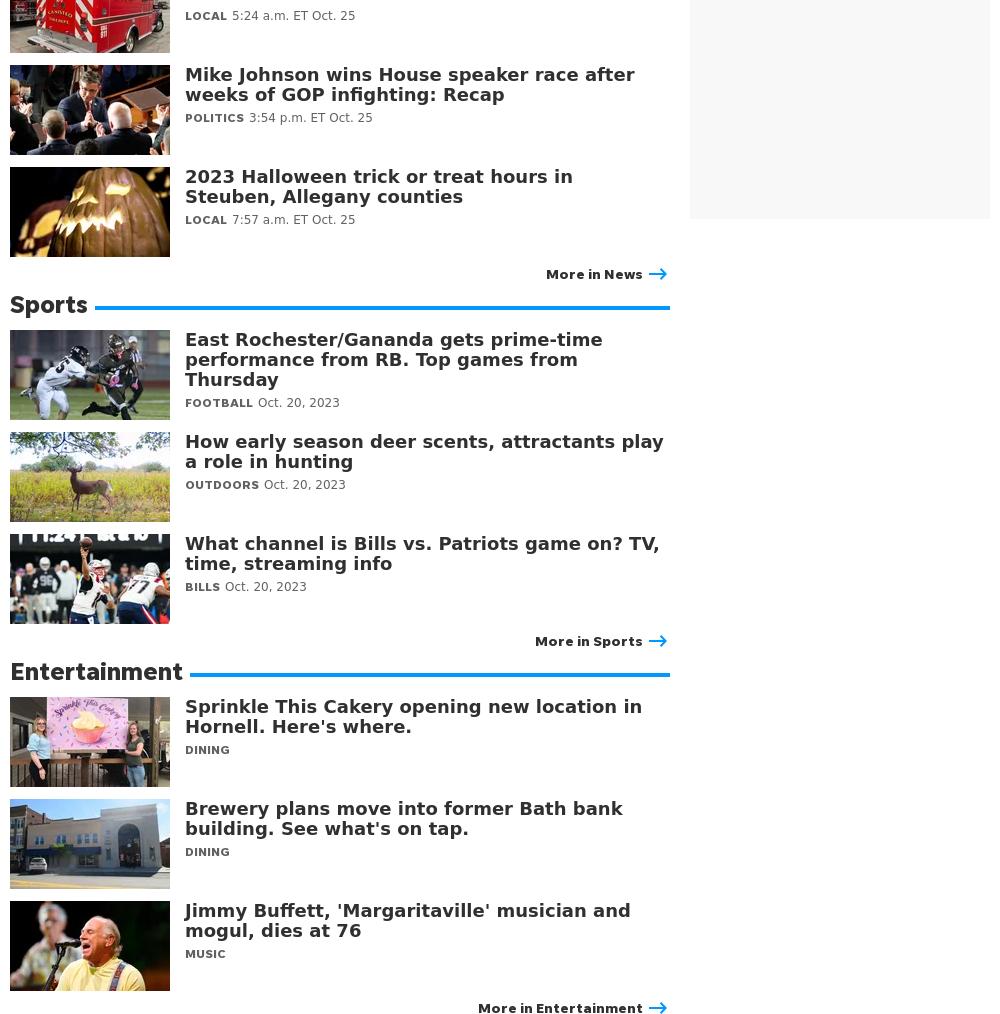 Image resolution: width=1000 pixels, height=1014 pixels. Describe the element at coordinates (185, 83) in the screenshot. I see `'Mike Johnson wins House speaker race after weeks of GOP infighting: Recap'` at that location.